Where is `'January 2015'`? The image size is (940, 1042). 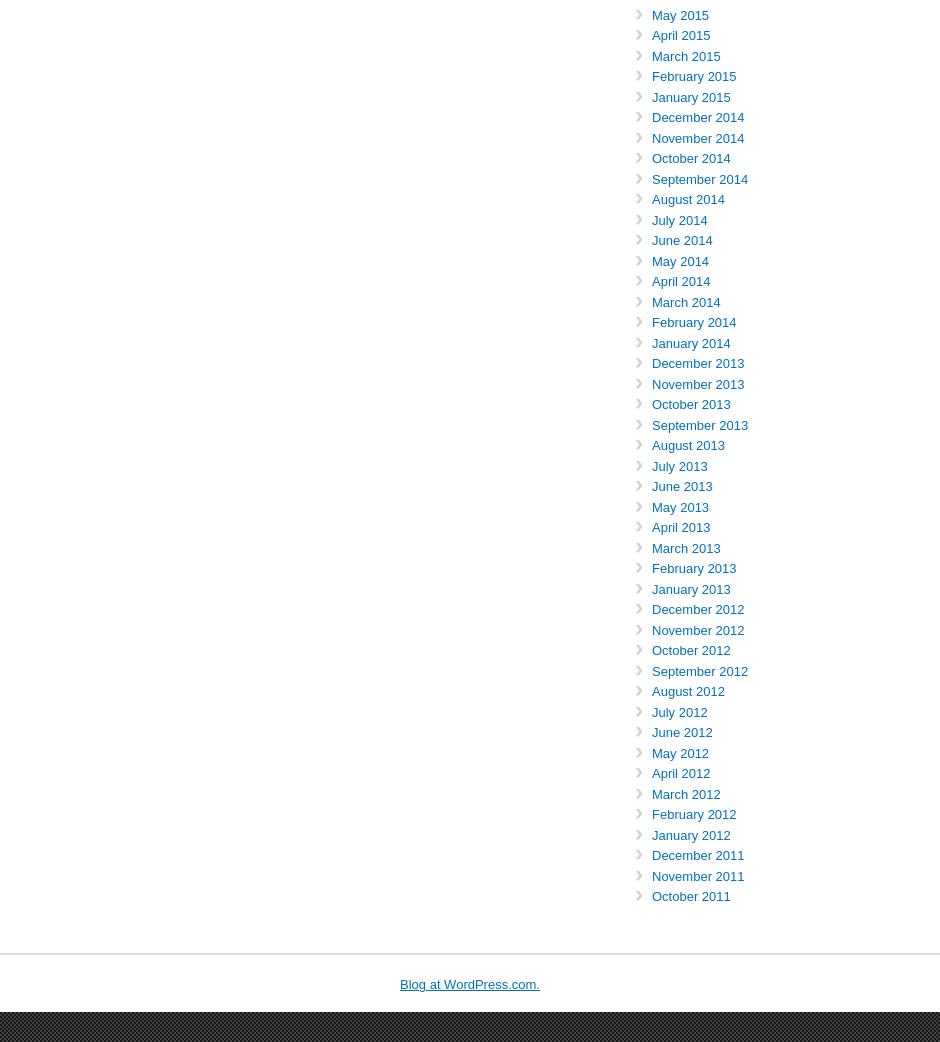 'January 2015' is located at coordinates (651, 96).